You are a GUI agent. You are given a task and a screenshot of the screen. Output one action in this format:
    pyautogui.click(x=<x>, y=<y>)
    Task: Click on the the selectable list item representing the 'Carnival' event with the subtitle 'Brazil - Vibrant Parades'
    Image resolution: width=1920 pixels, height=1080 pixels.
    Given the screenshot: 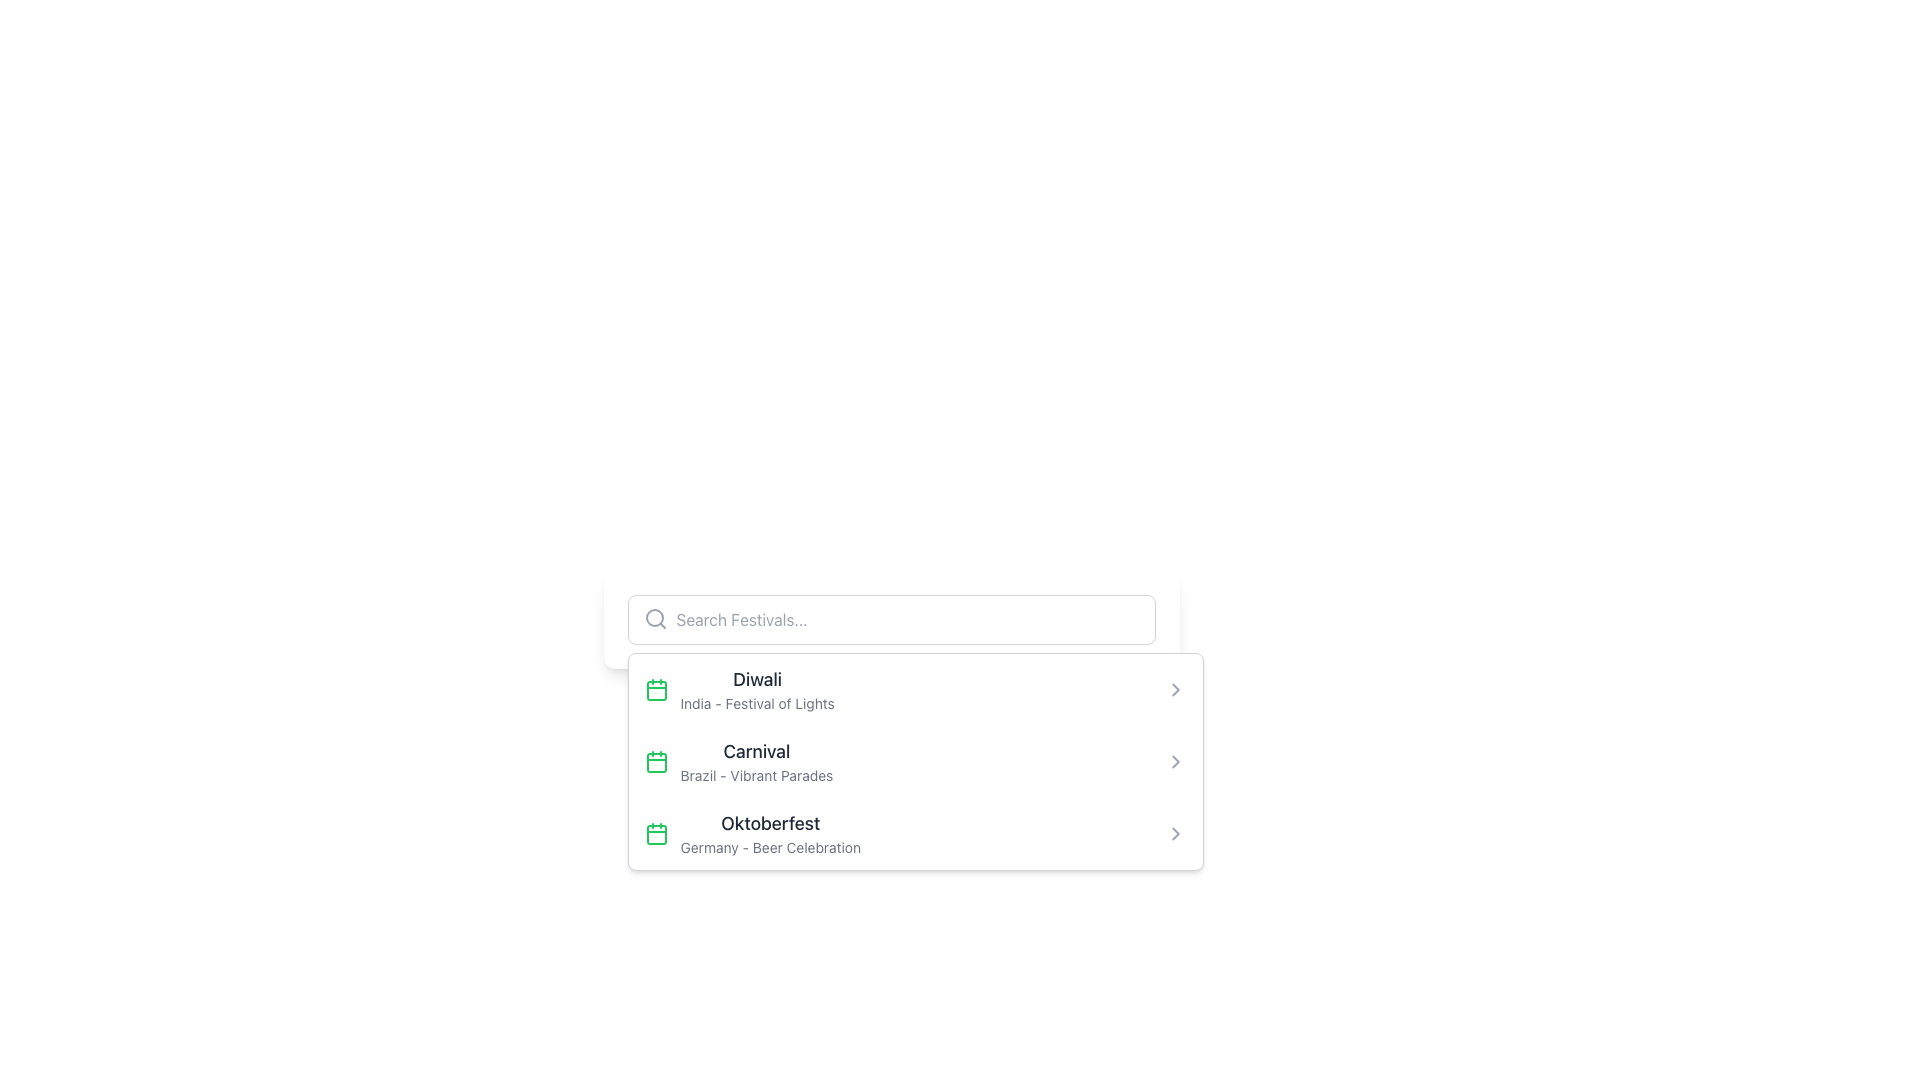 What is the action you would take?
    pyautogui.click(x=737, y=762)
    